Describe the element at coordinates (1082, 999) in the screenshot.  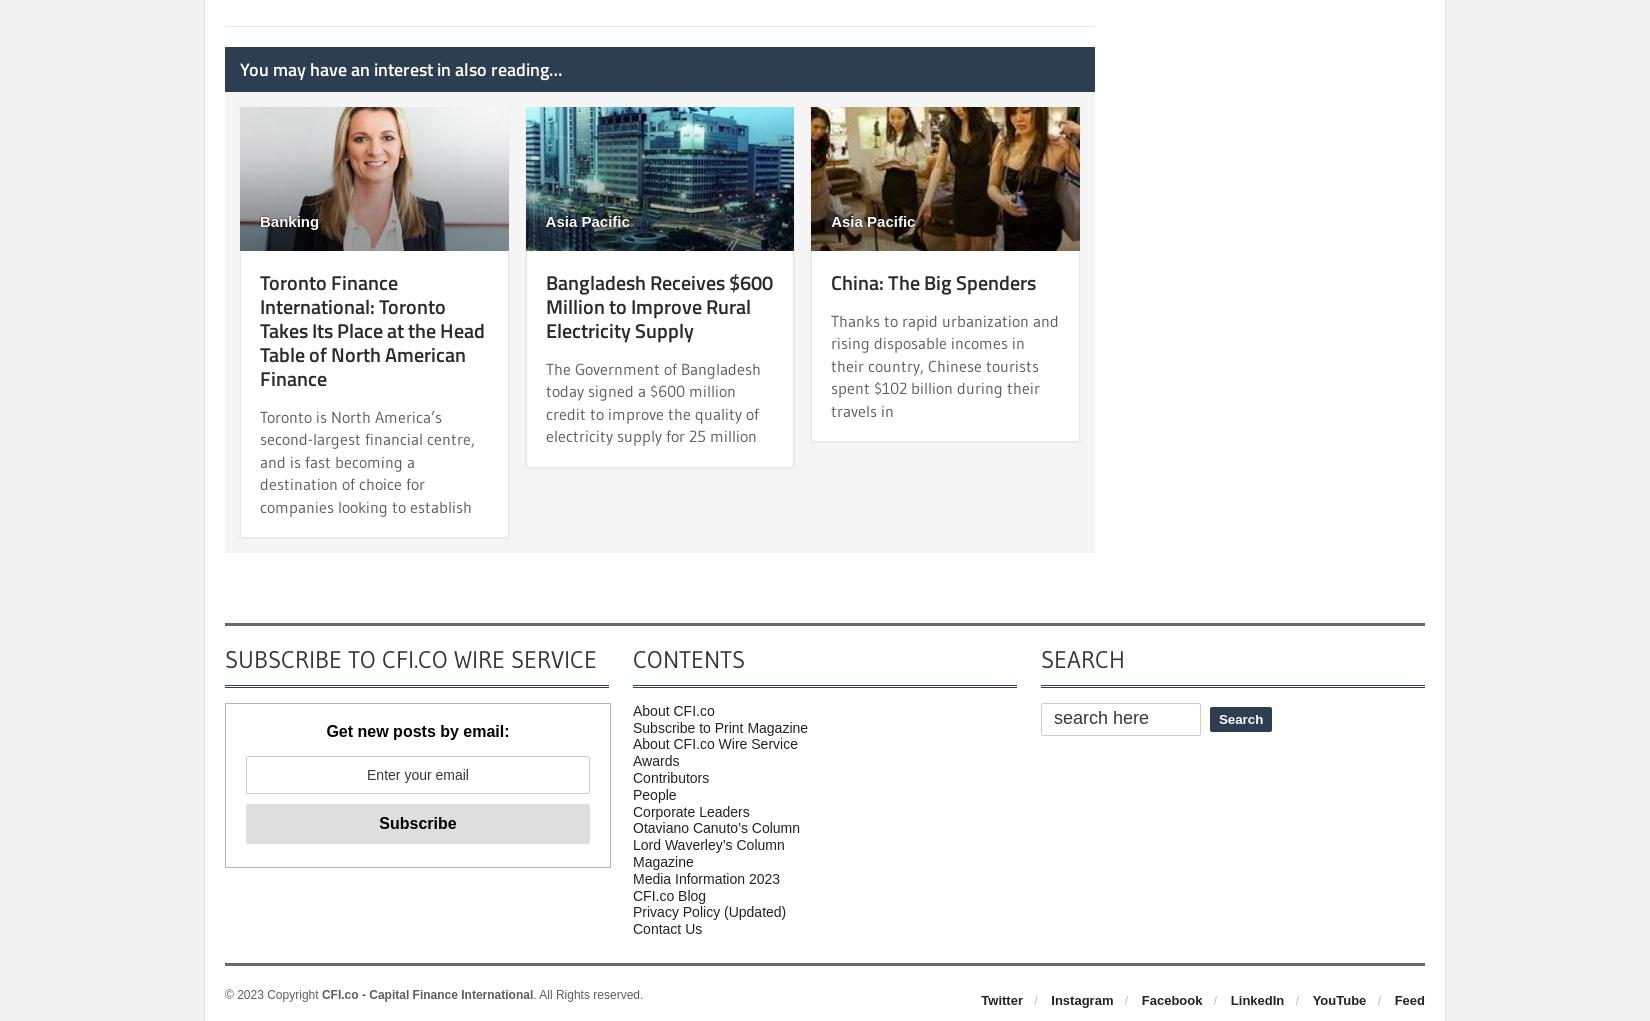
I see `'Instagram'` at that location.